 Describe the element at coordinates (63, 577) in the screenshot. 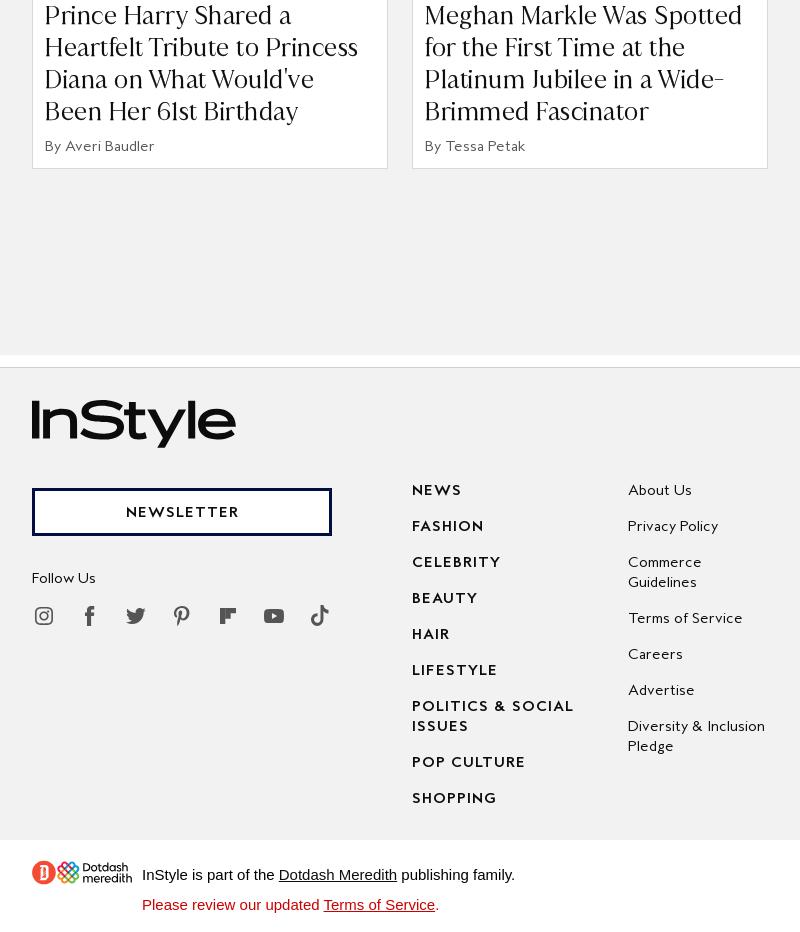

I see `'Follow Us'` at that location.